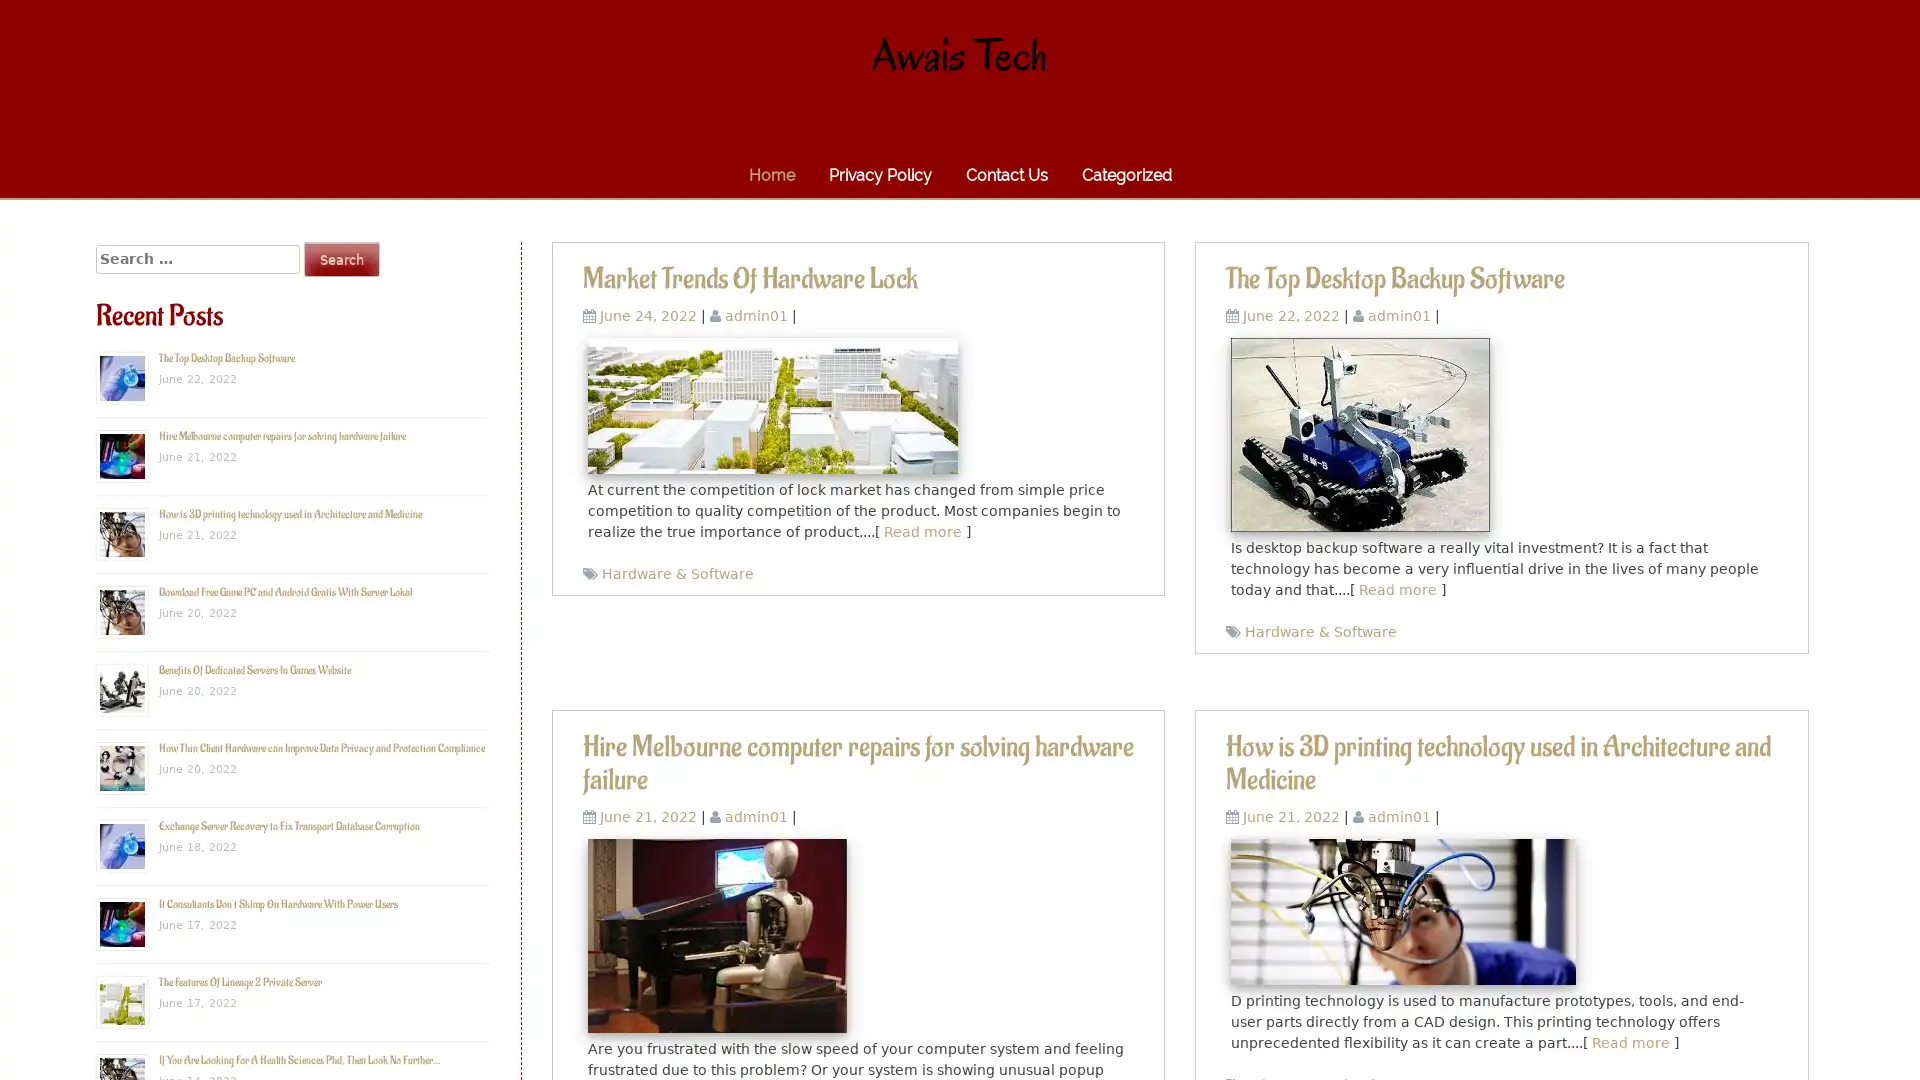  I want to click on Search, so click(341, 258).